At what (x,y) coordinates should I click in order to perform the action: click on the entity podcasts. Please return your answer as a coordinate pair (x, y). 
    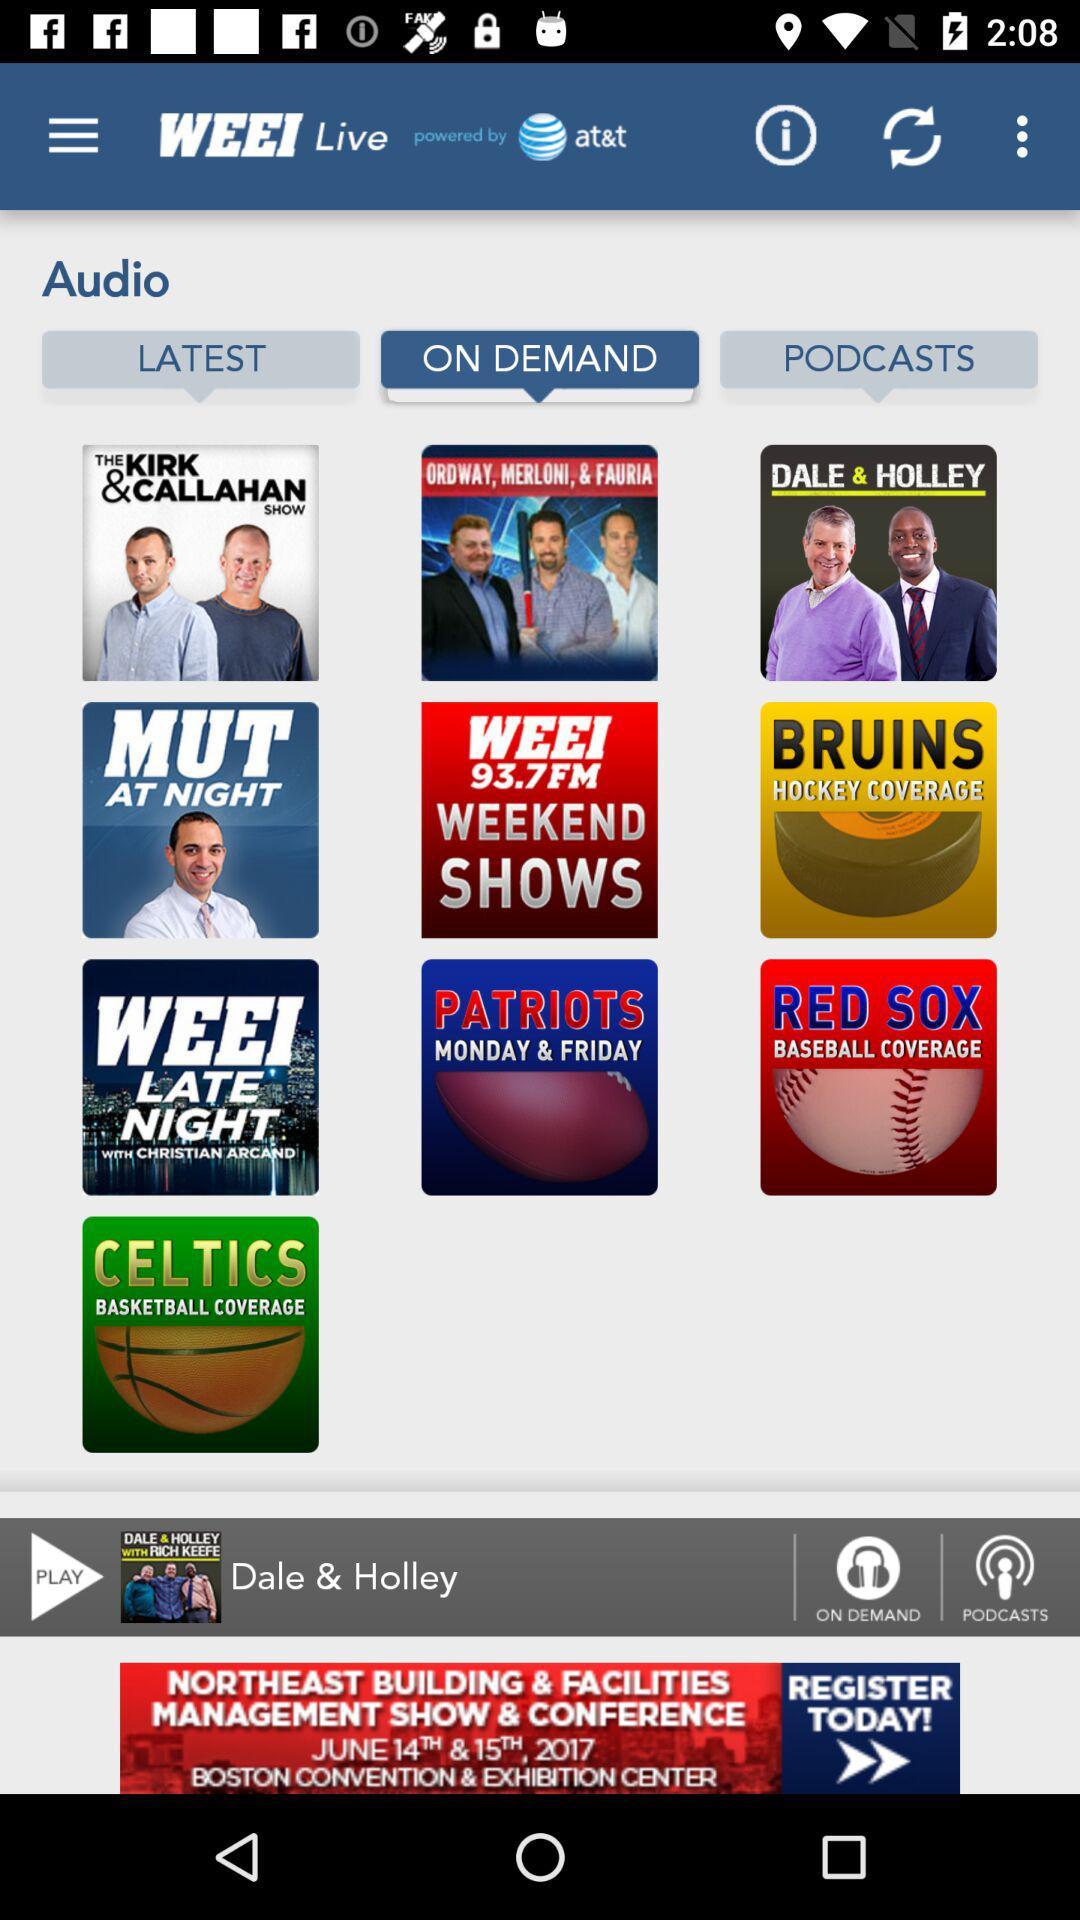
    Looking at the image, I should click on (878, 366).